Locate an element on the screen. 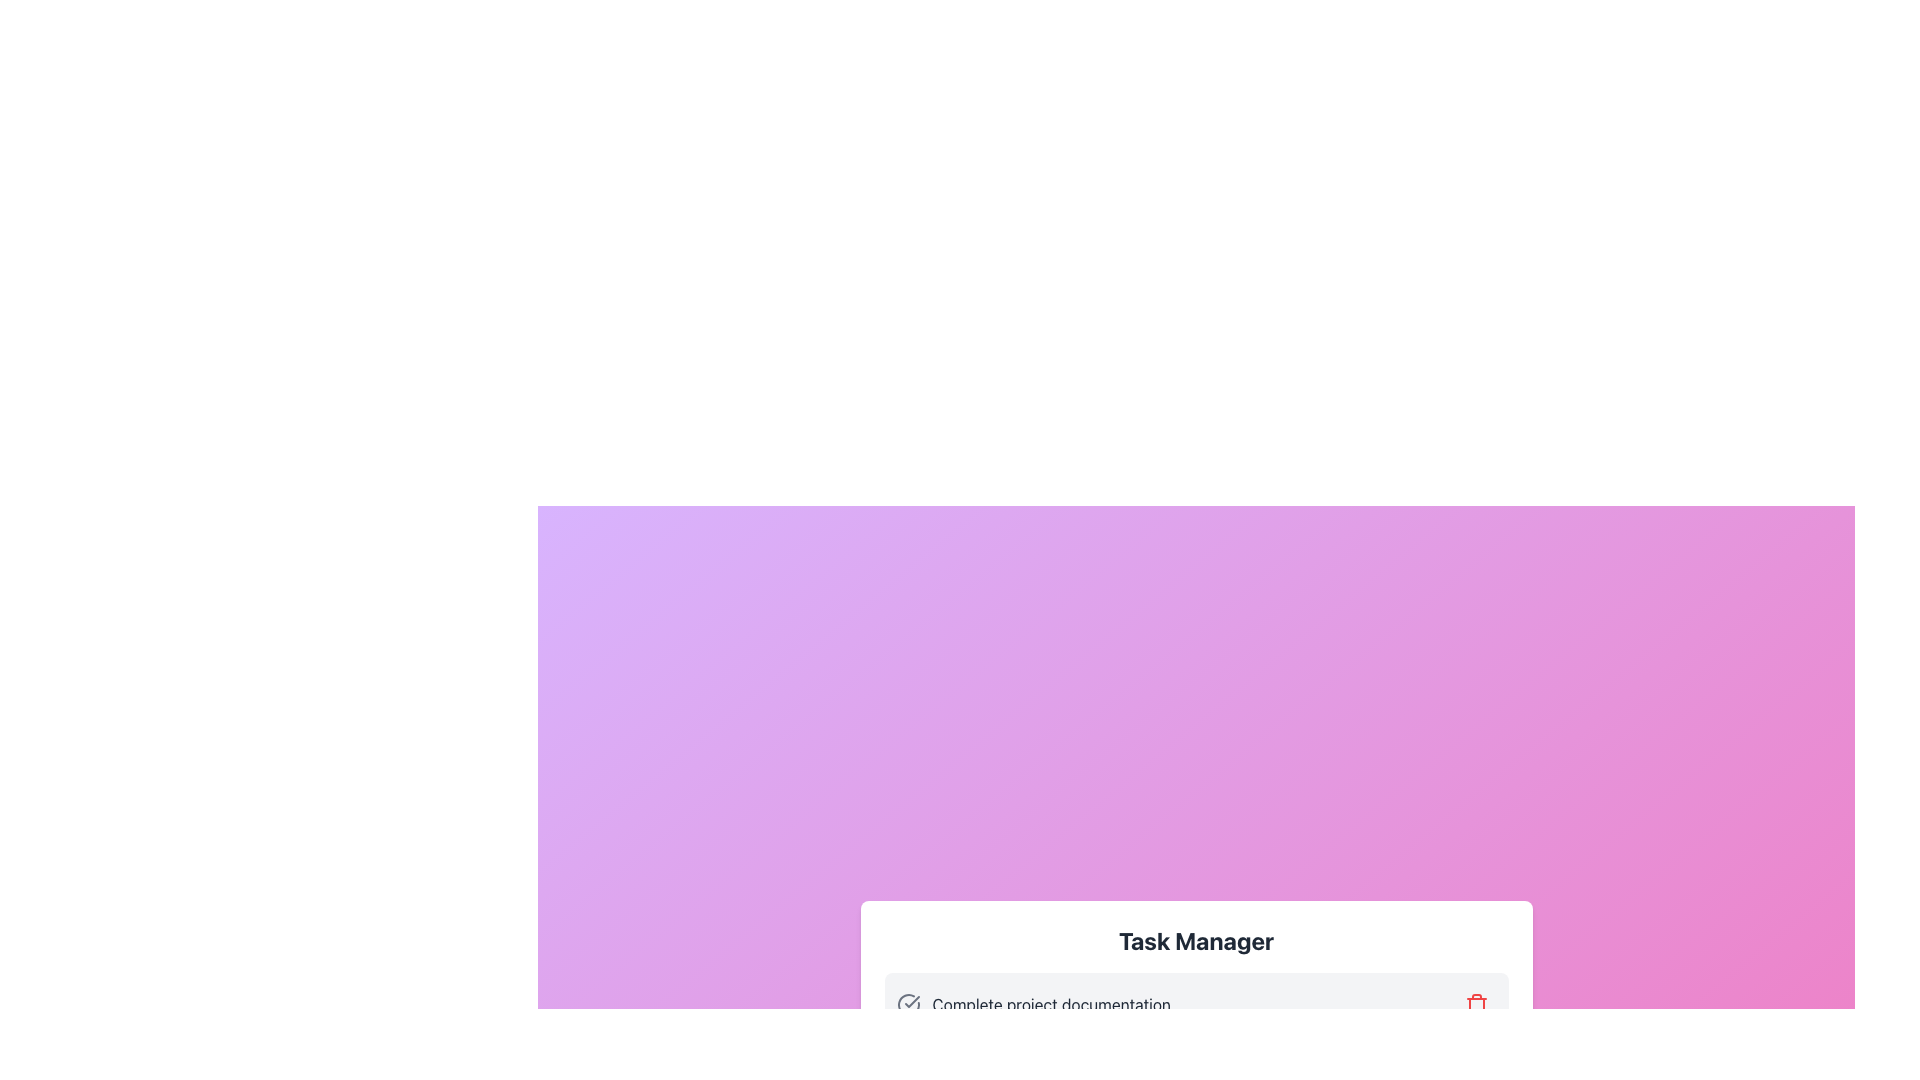 The height and width of the screenshot is (1080, 1920). the status icon located to the left of the text 'Complete project documentation' is located at coordinates (907, 1005).